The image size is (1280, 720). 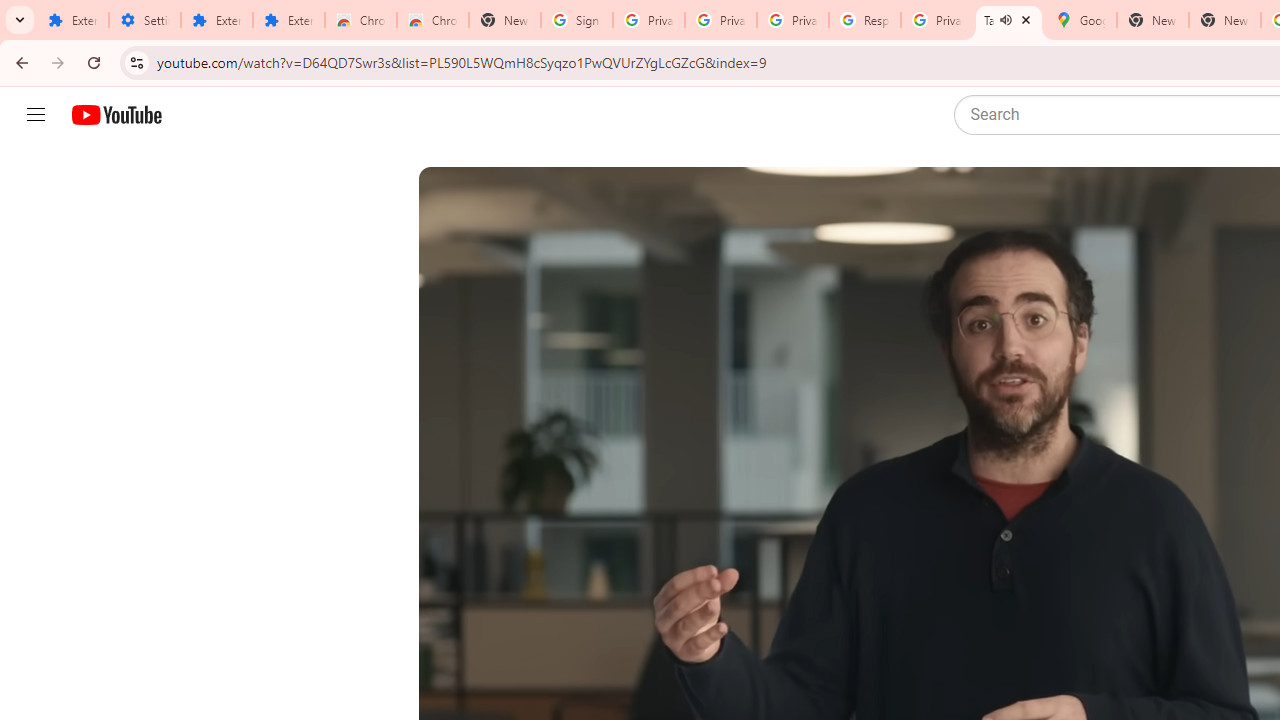 What do you see at coordinates (115, 115) in the screenshot?
I see `'YouTube Home'` at bounding box center [115, 115].